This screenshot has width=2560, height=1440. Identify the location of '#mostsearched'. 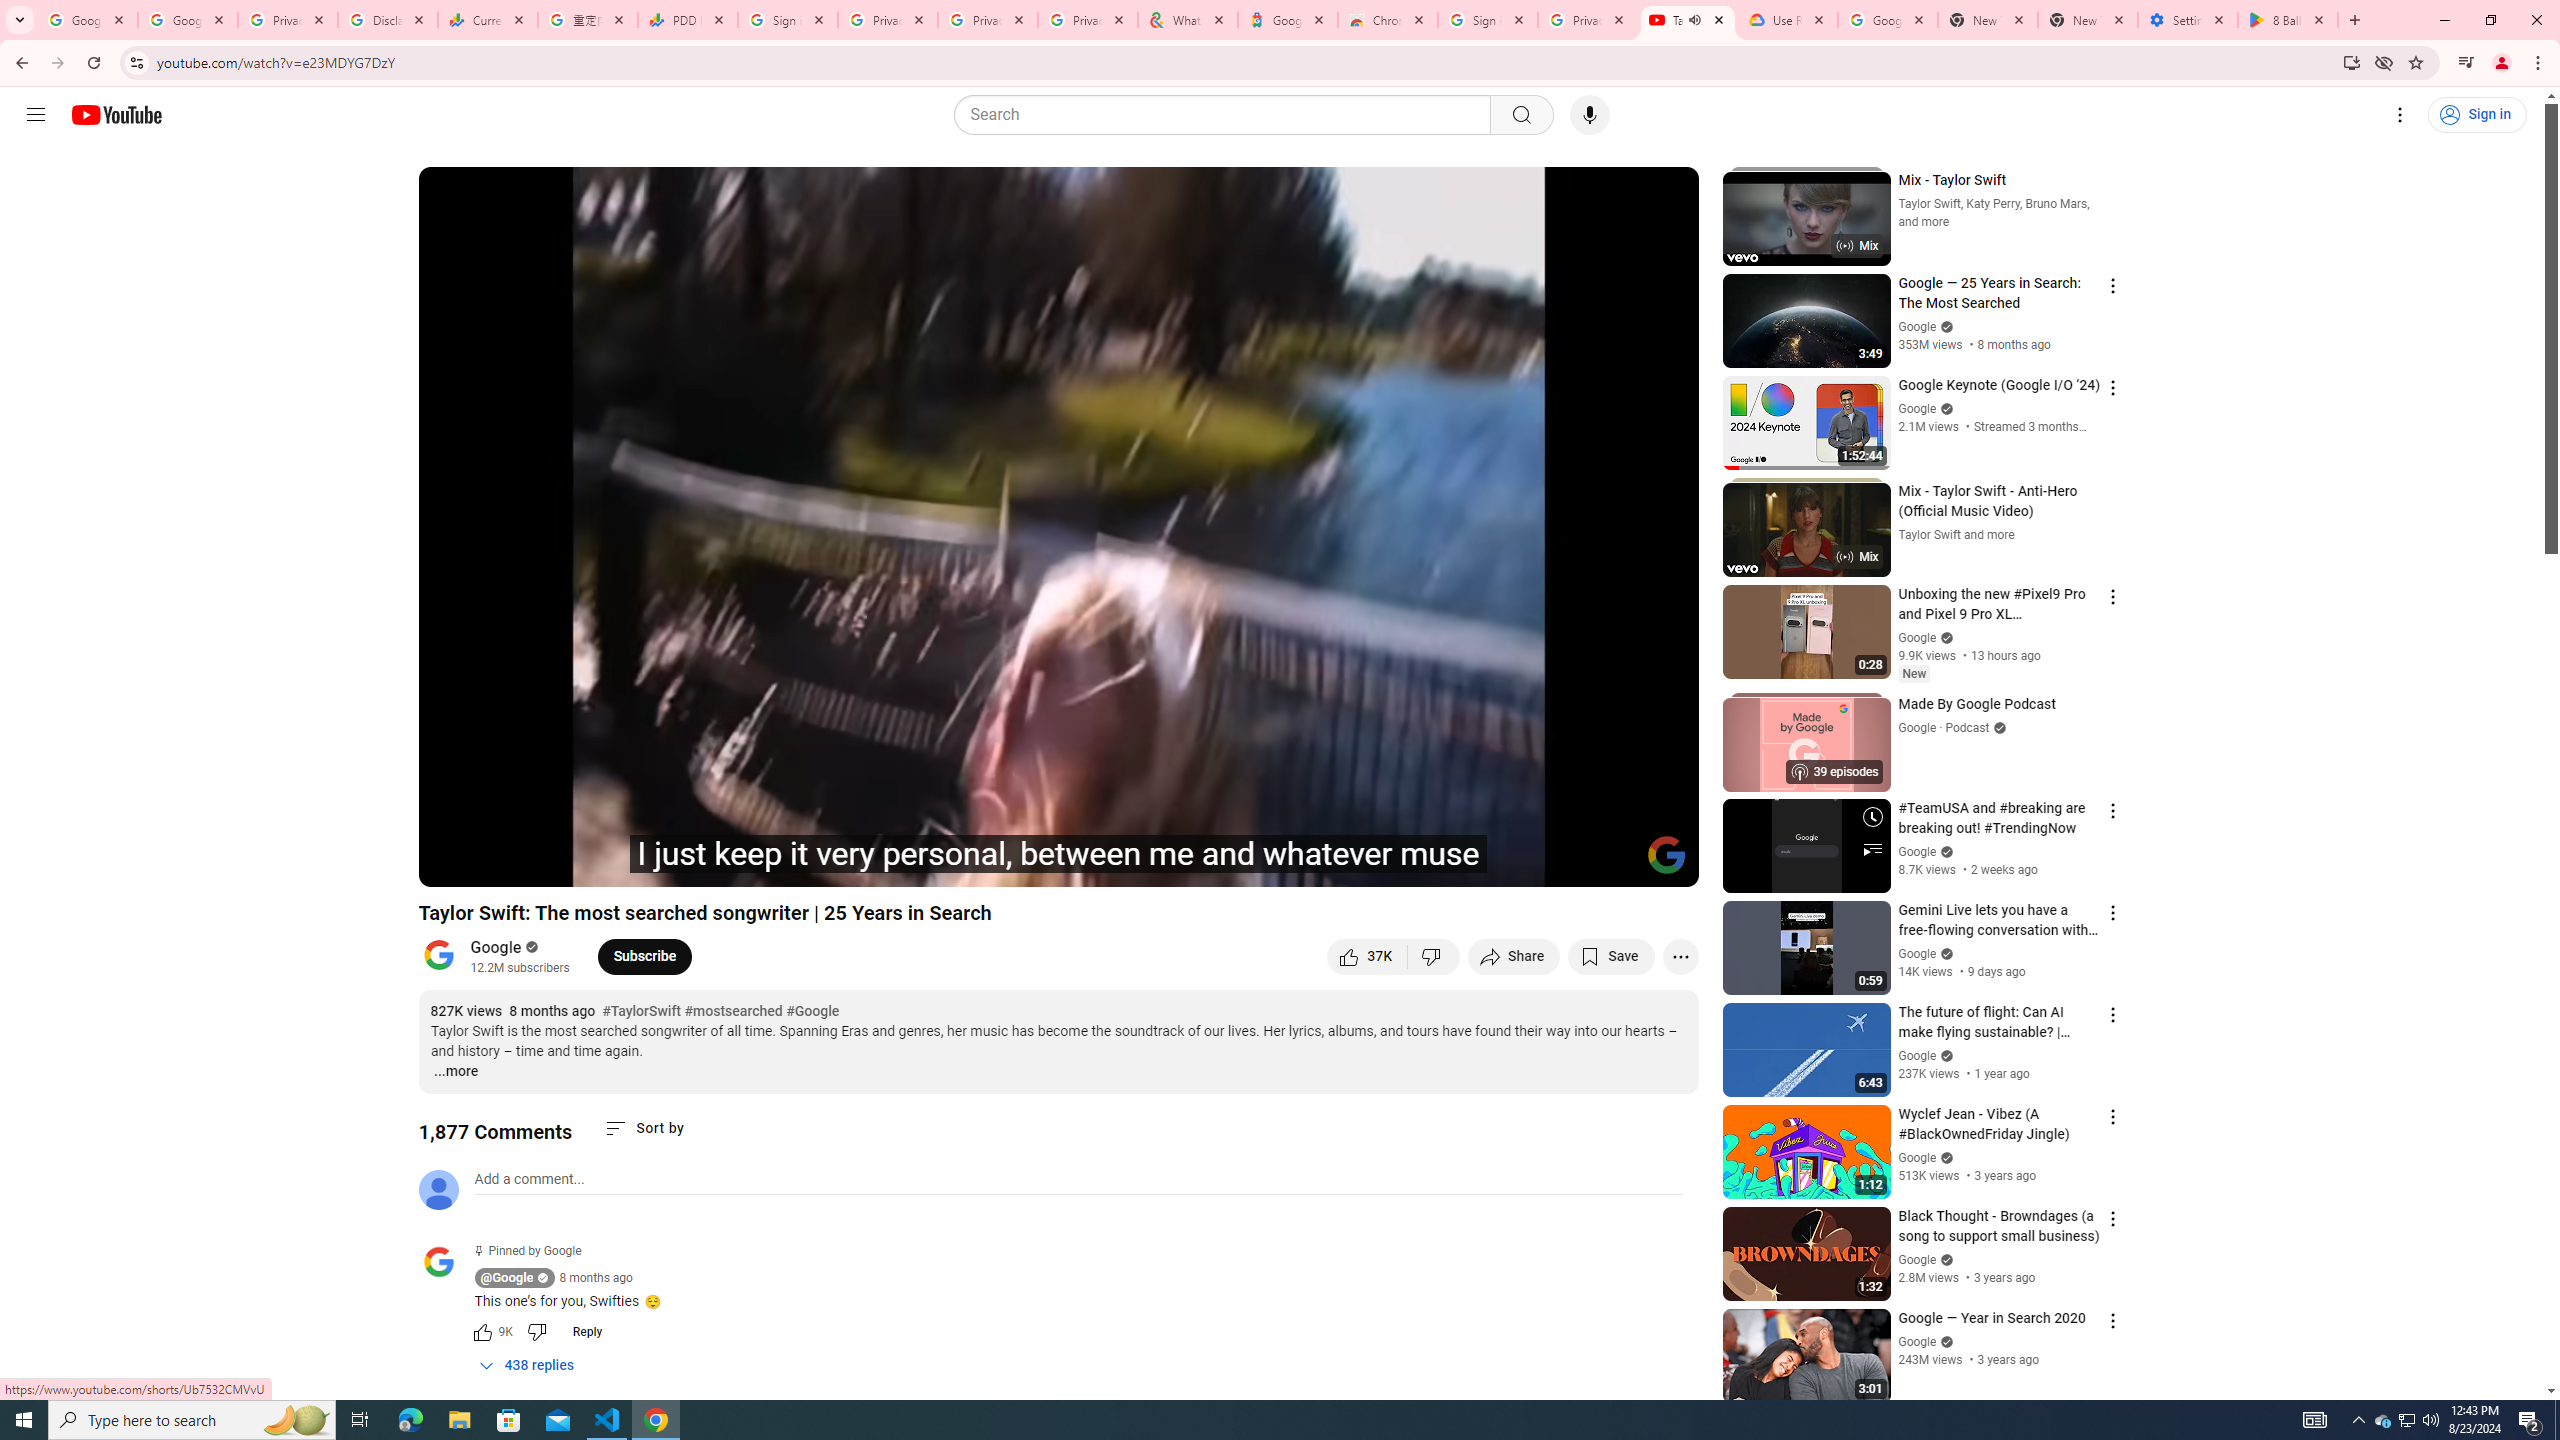
(733, 1011).